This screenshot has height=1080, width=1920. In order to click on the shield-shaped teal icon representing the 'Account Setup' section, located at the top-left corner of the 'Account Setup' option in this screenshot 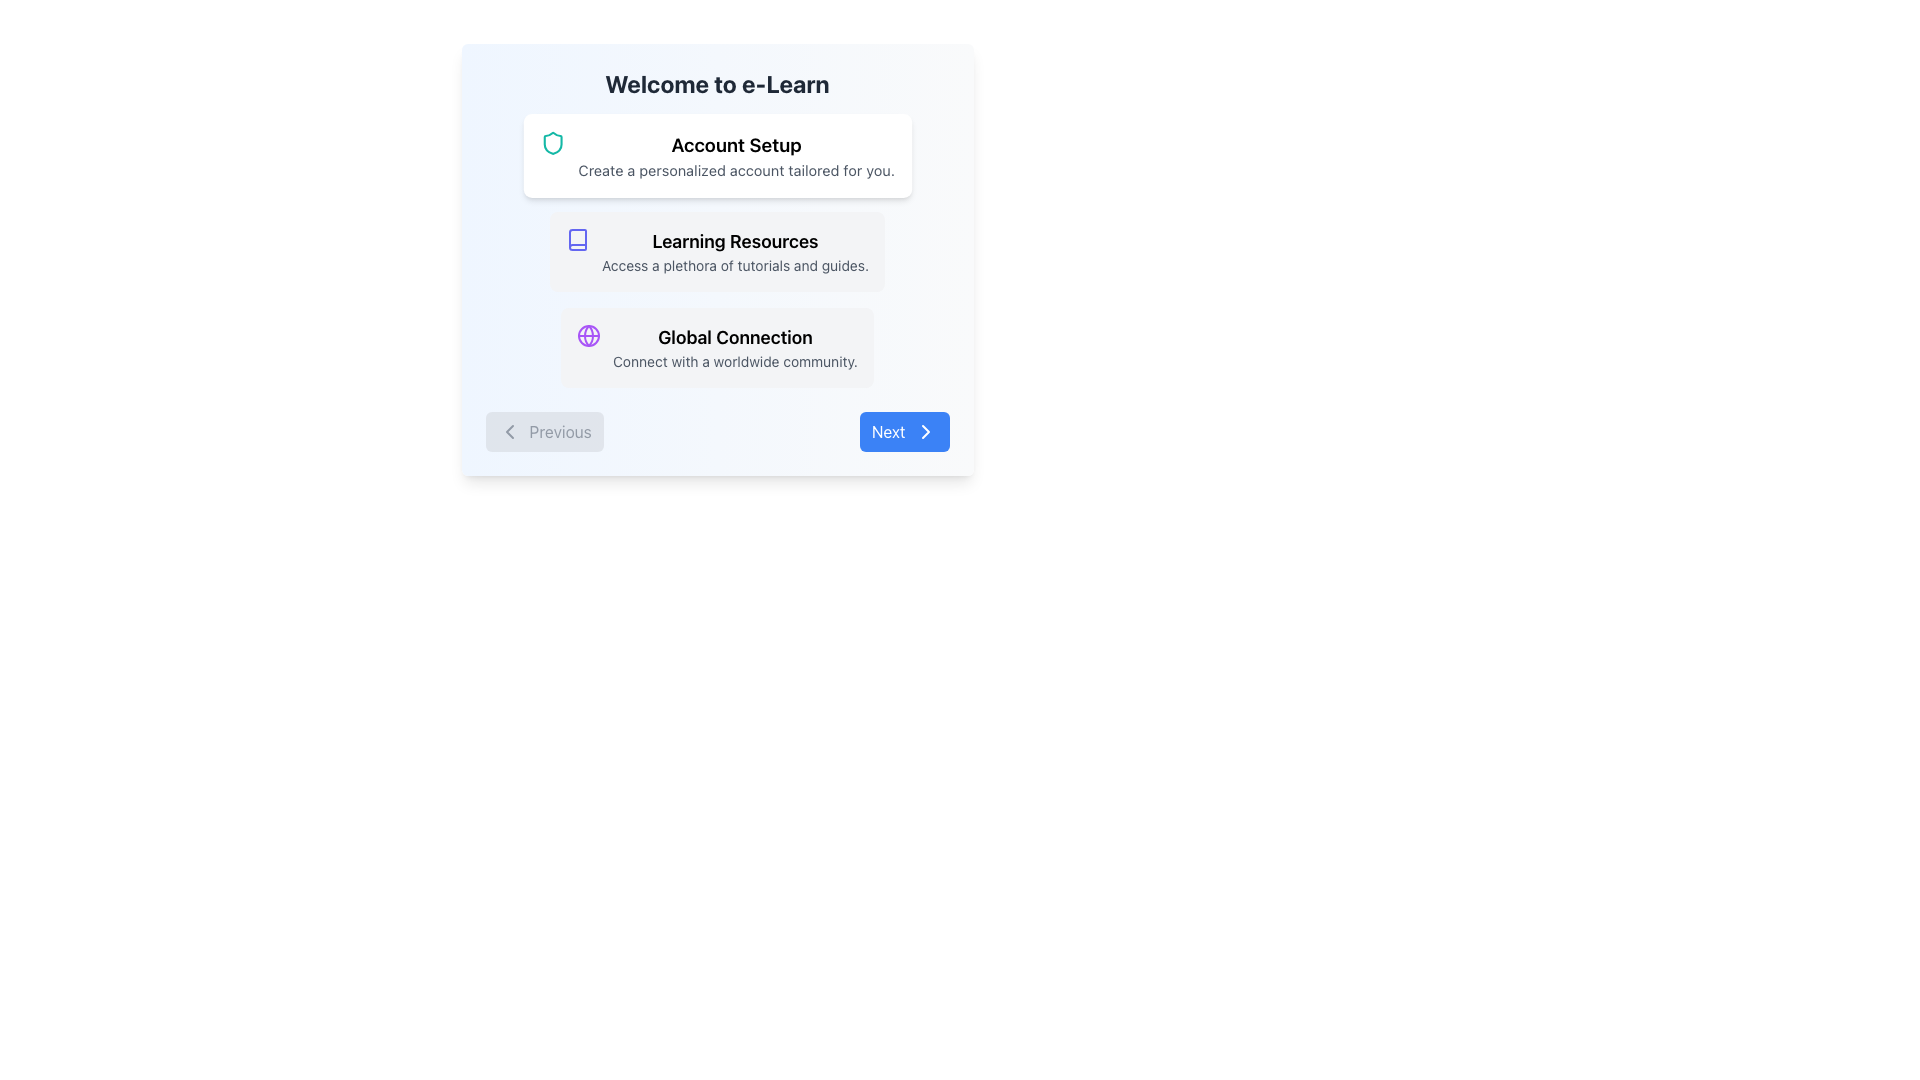, I will do `click(552, 142)`.